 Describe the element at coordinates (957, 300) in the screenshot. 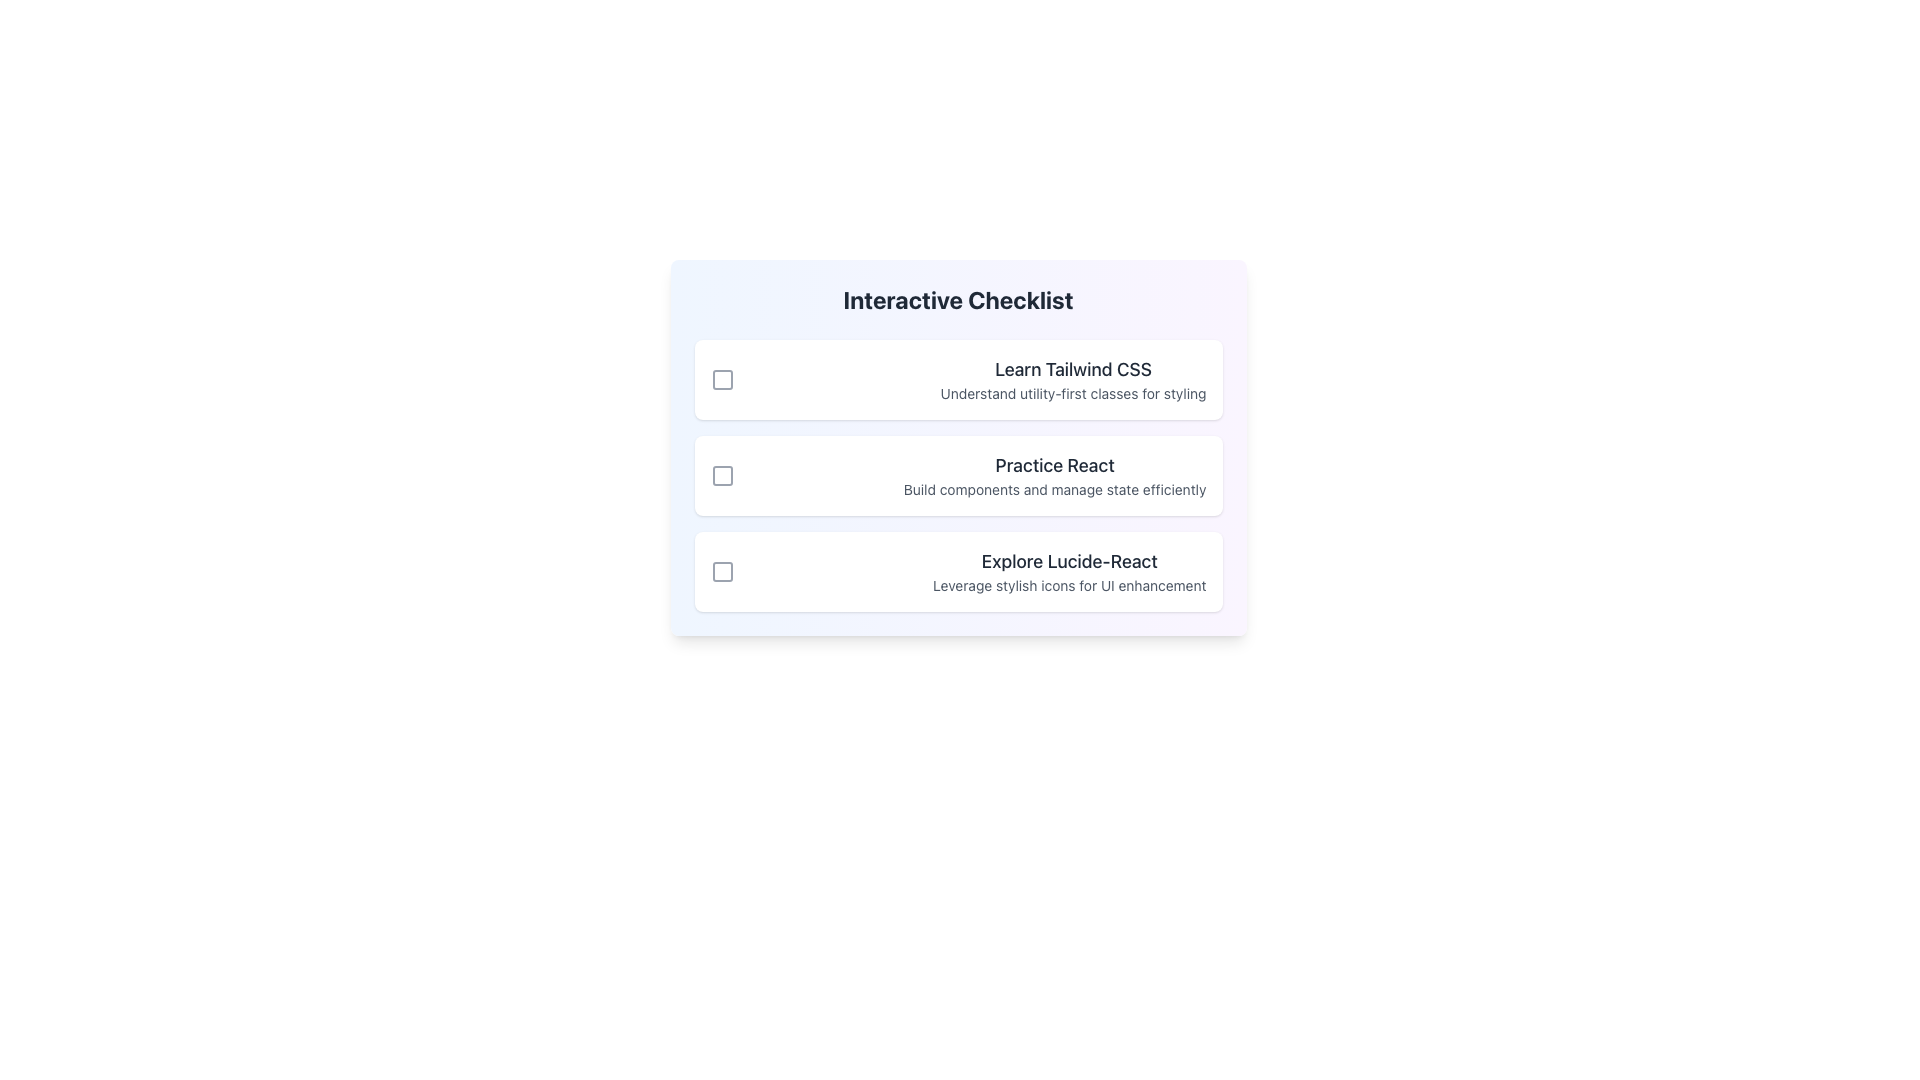

I see `title text located at the top of the checklist card, which provides context for the items listed below` at that location.